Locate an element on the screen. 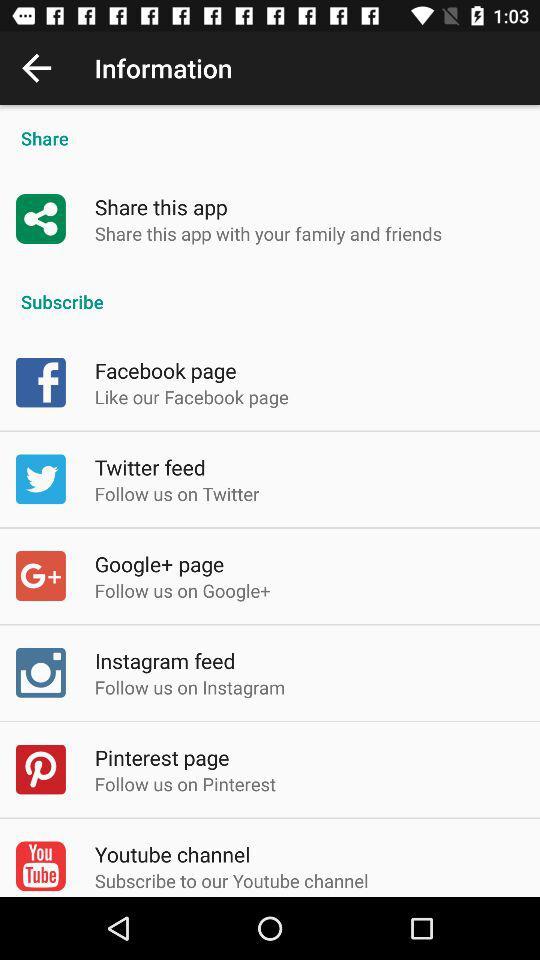 The width and height of the screenshot is (540, 960). the icon to the left of the information icon is located at coordinates (36, 68).